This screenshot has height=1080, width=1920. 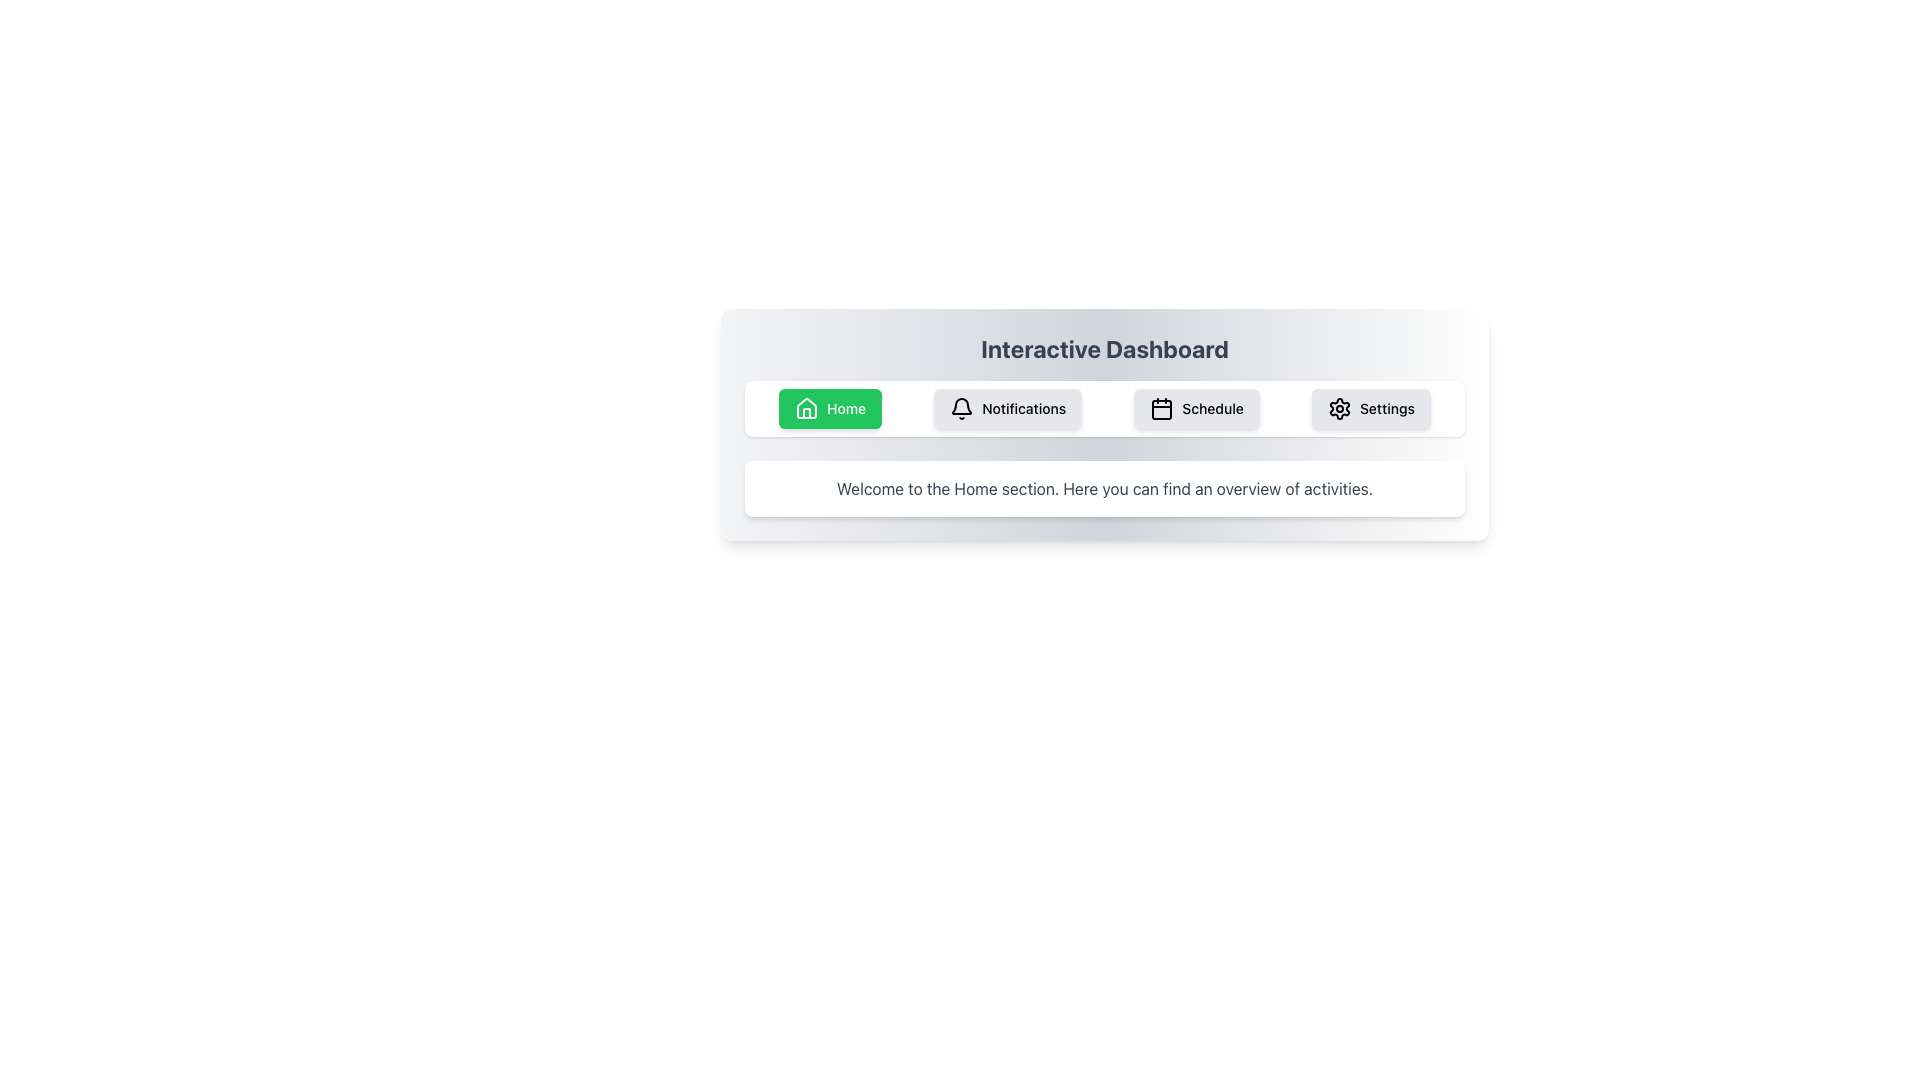 What do you see at coordinates (1162, 408) in the screenshot?
I see `the decorative calendar icon located in the navigation bar below the 'Schedule' title` at bounding box center [1162, 408].